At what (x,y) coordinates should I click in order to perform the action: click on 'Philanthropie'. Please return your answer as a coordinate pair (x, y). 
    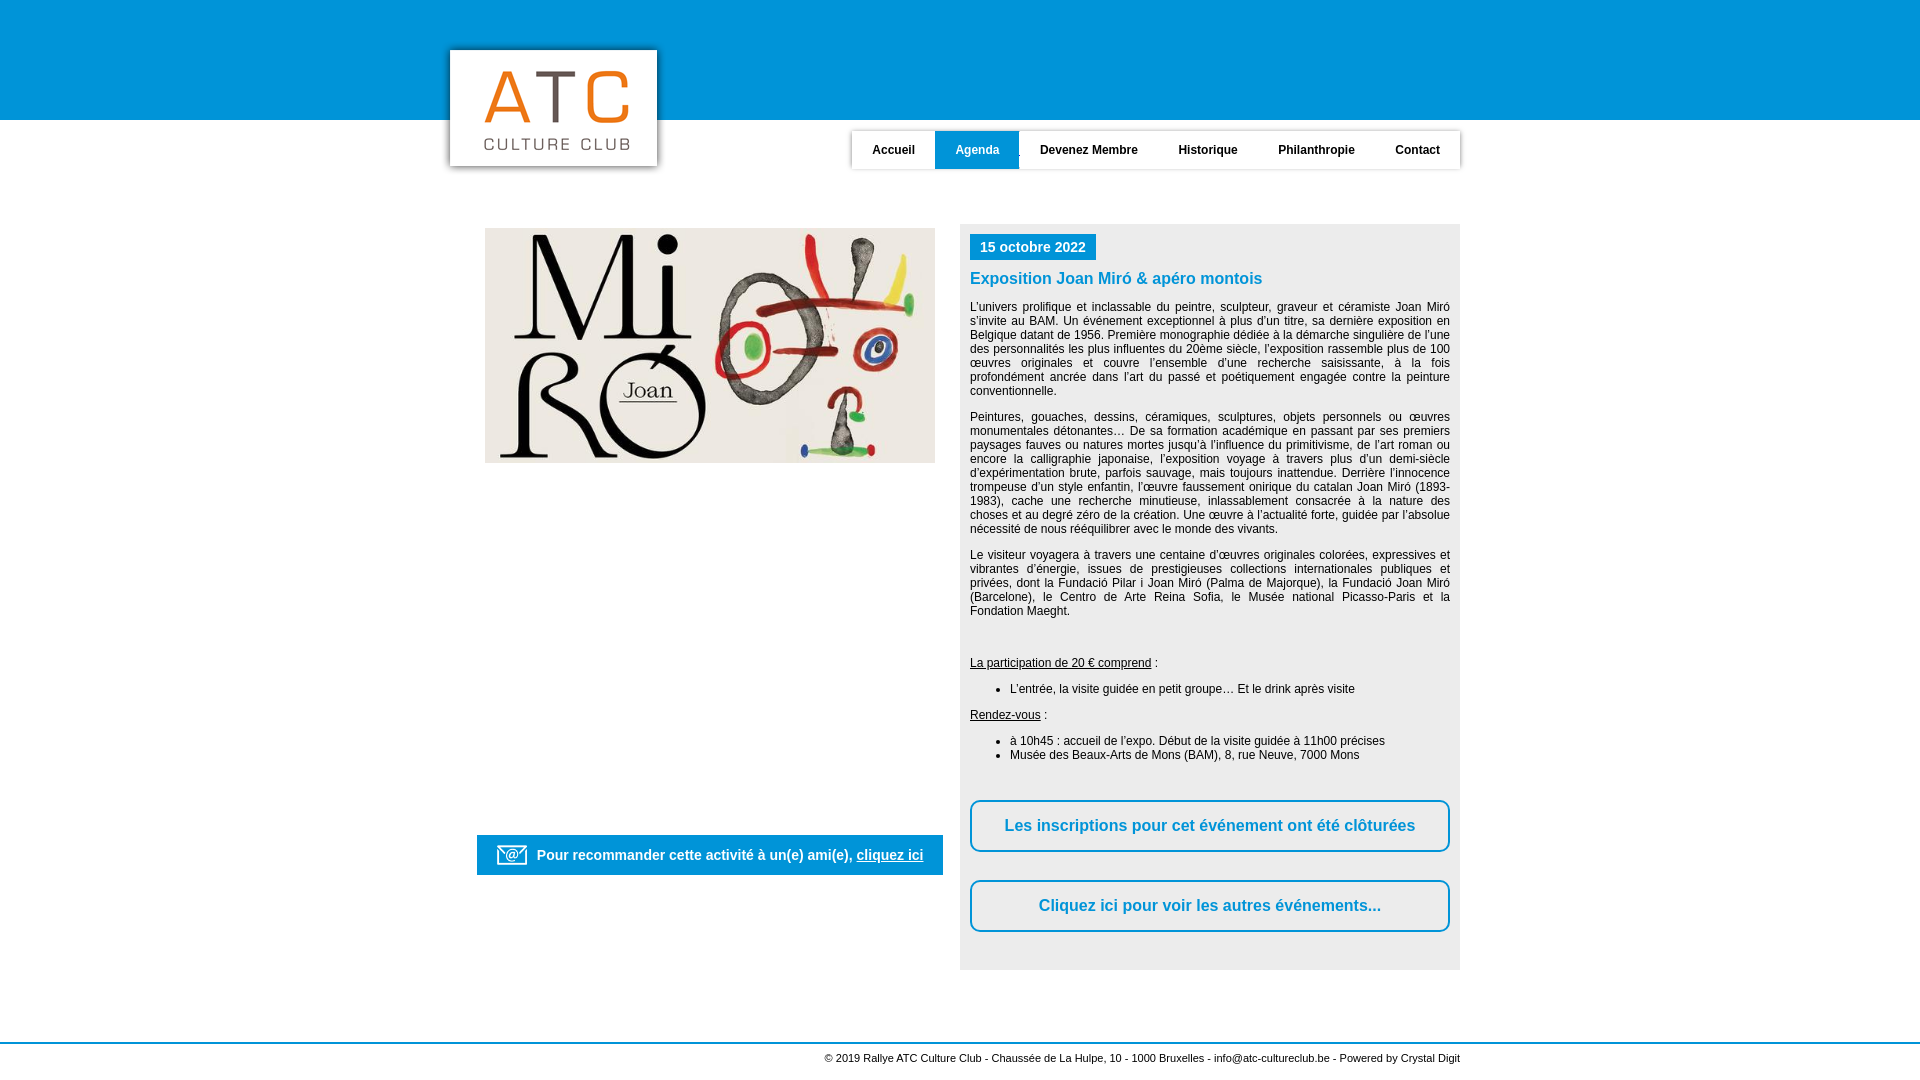
    Looking at the image, I should click on (1314, 147).